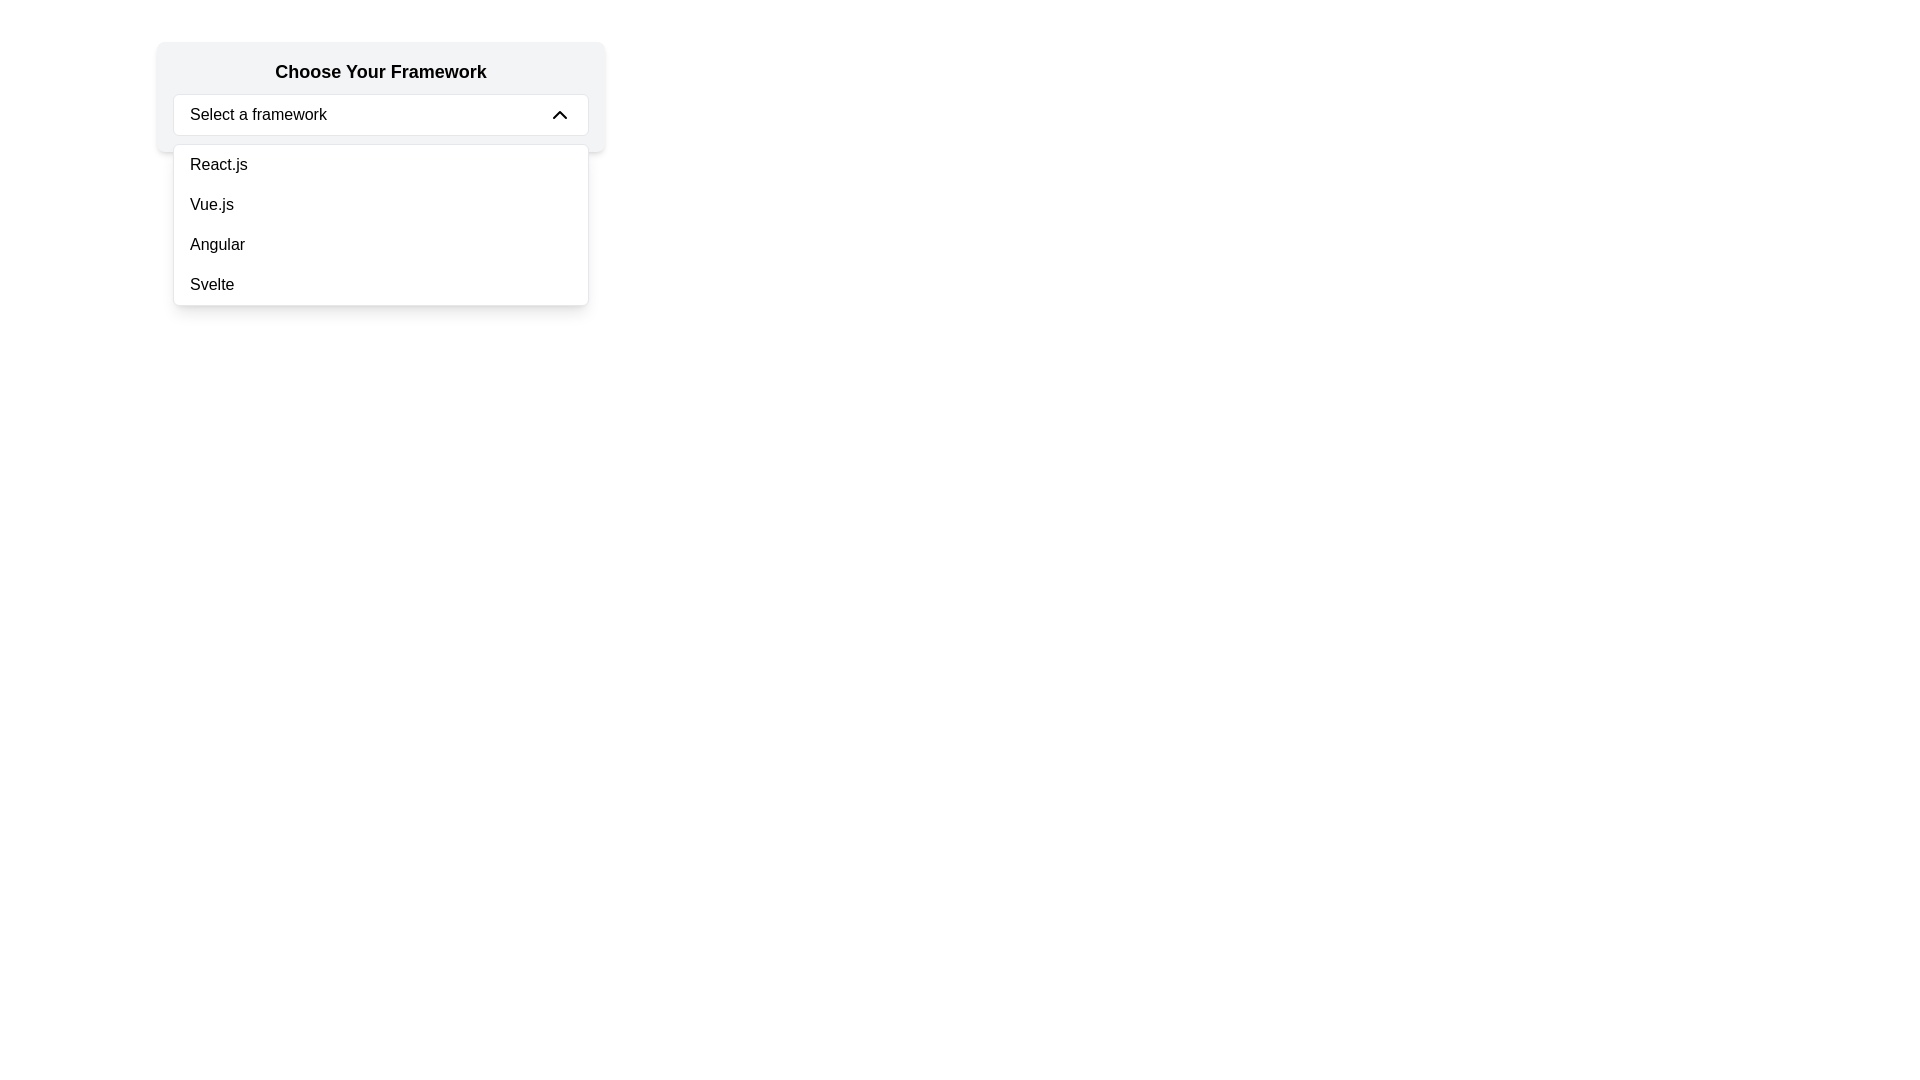 This screenshot has width=1920, height=1080. Describe the element at coordinates (560, 115) in the screenshot. I see `the Chevron Up icon located at the rightmost edge of the 'Select a framework' dropdown` at that location.